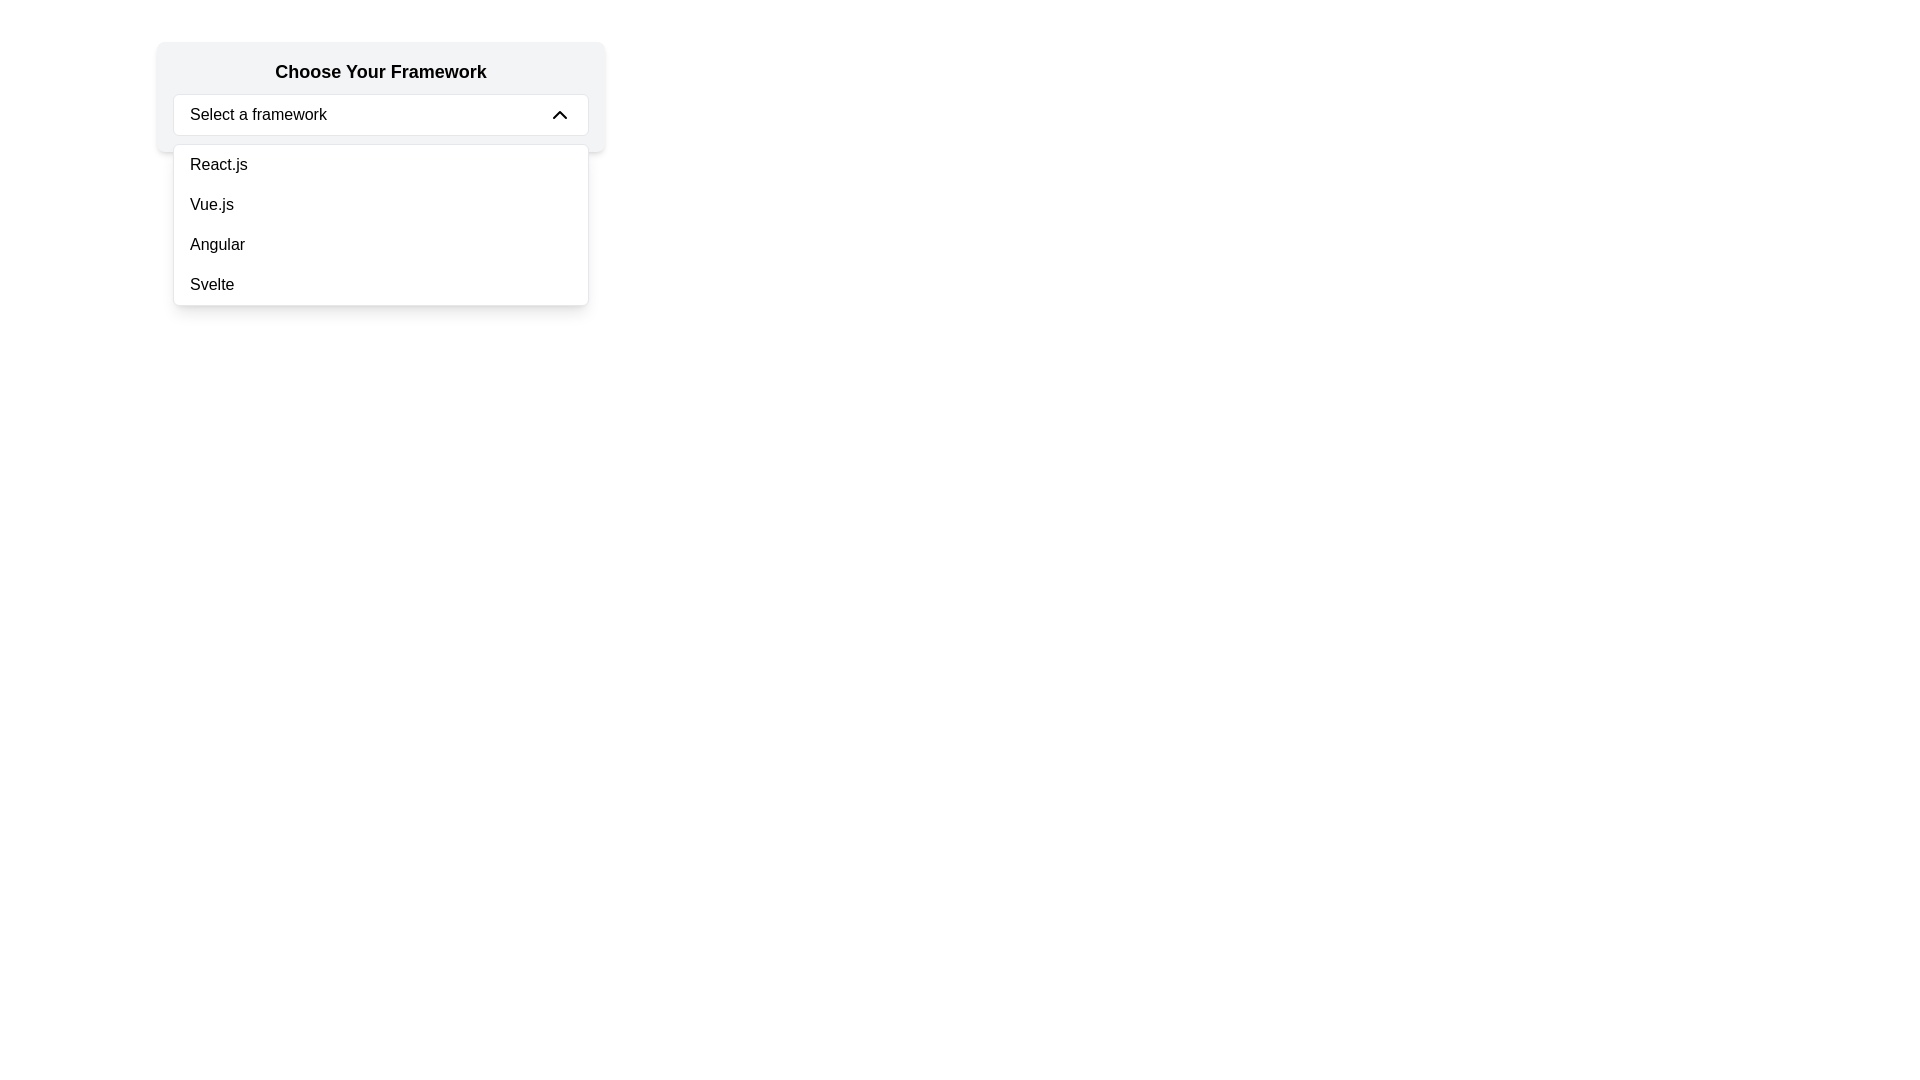 This screenshot has width=1920, height=1080. Describe the element at coordinates (560, 115) in the screenshot. I see `the Chevron Up icon located at the rightmost edge of the 'Select a framework' dropdown` at that location.